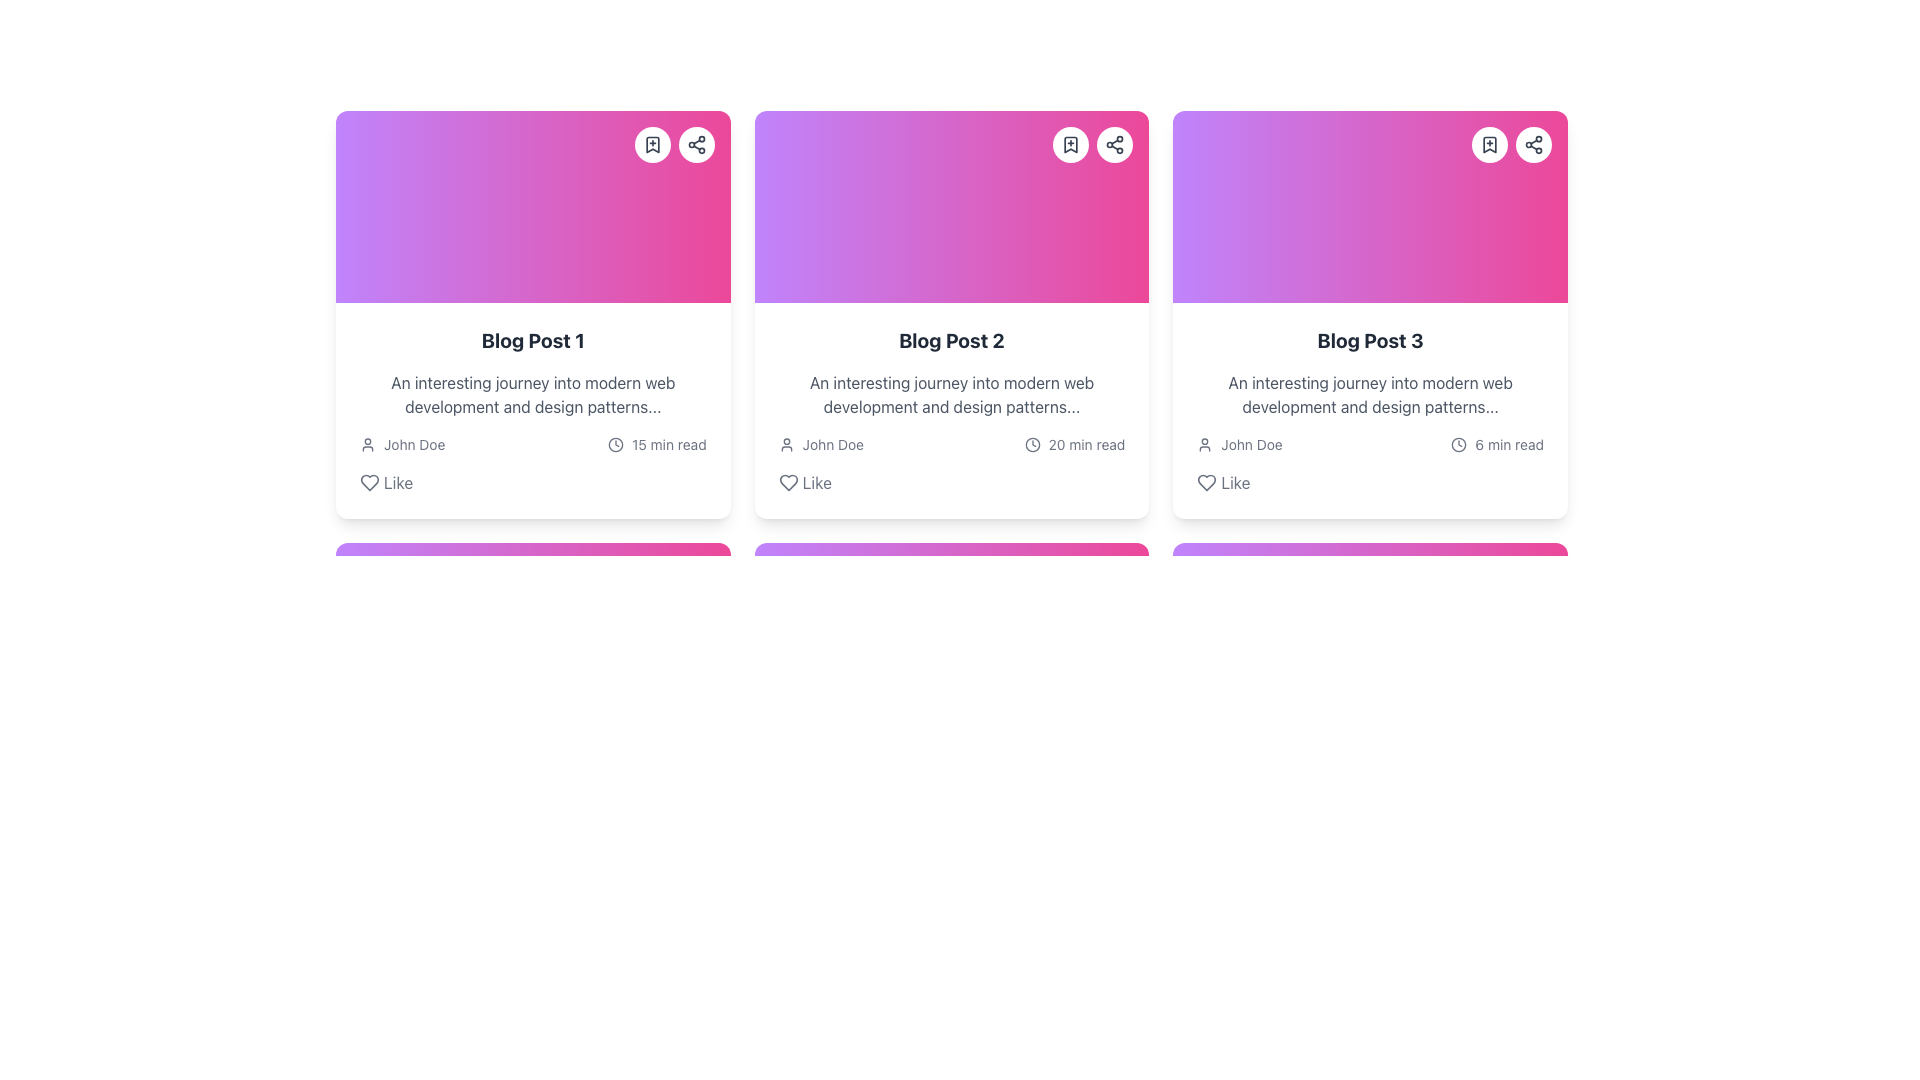 The width and height of the screenshot is (1920, 1080). I want to click on the heart-shaped icon with a grey stroke next to the 'Like' label, so click(787, 482).